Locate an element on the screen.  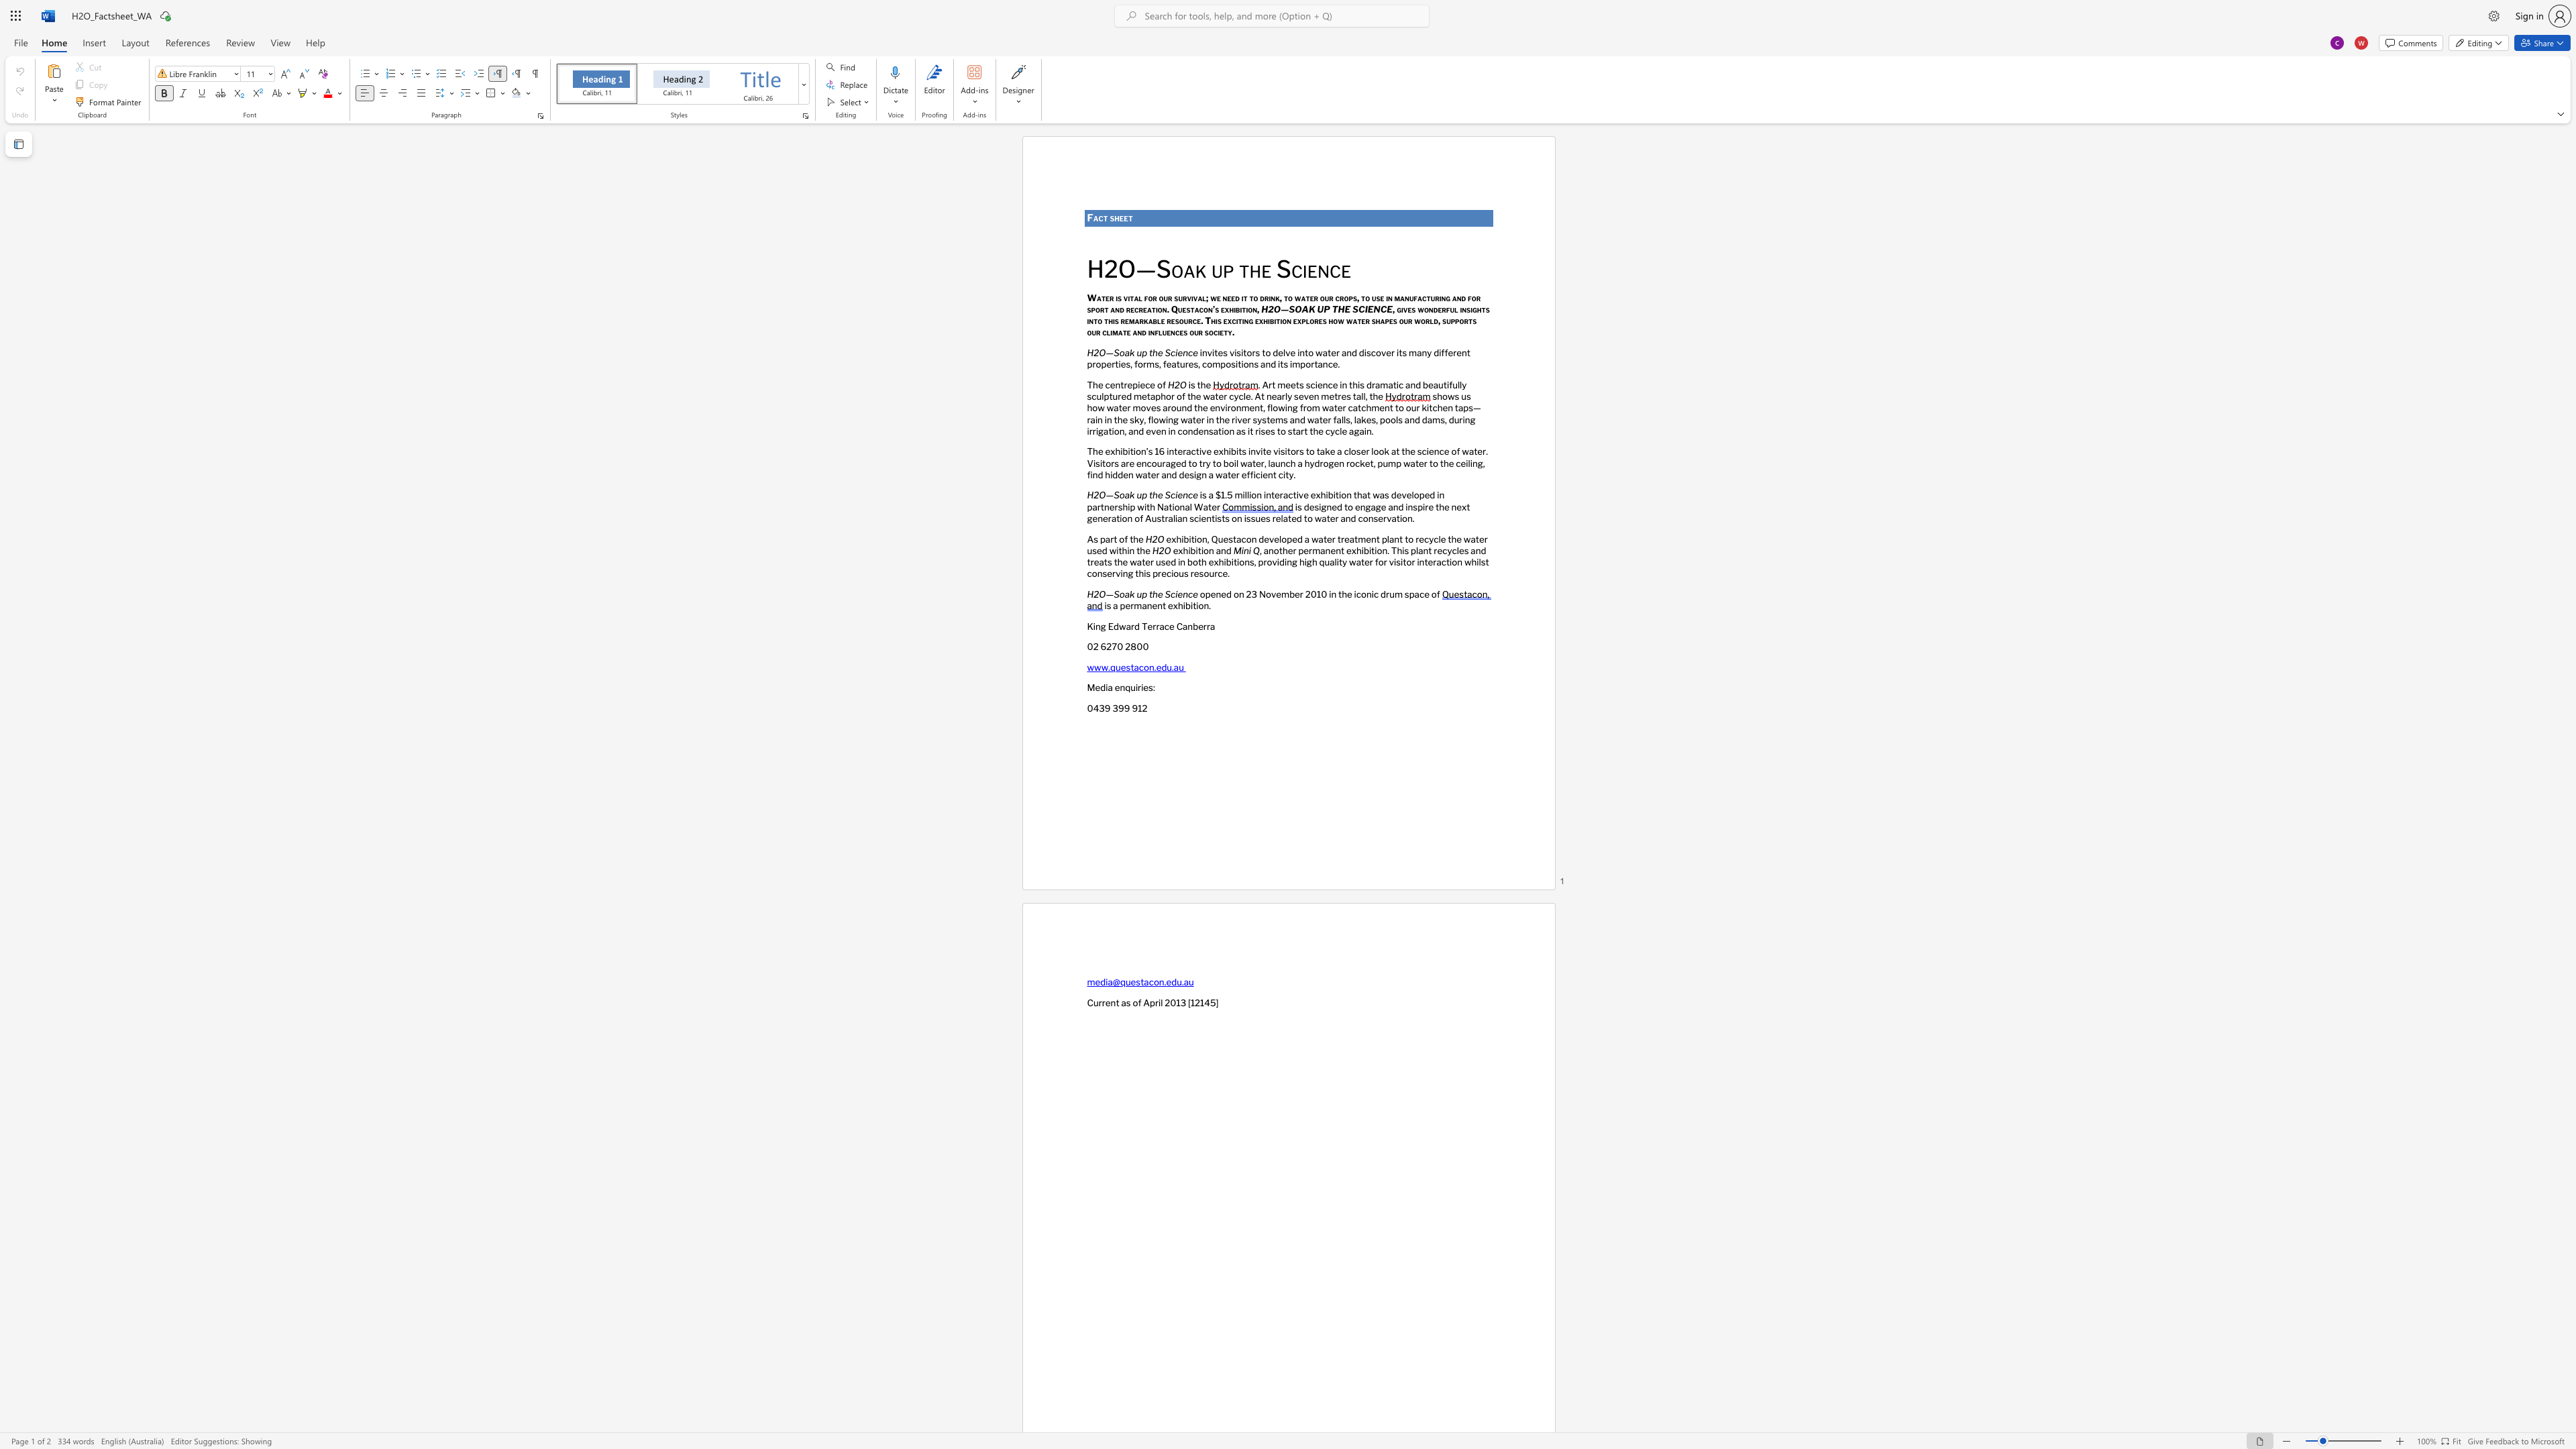
the subset text "the" within the text "opened on 23 November 2010 in the iconic drum space of" is located at coordinates (1338, 592).